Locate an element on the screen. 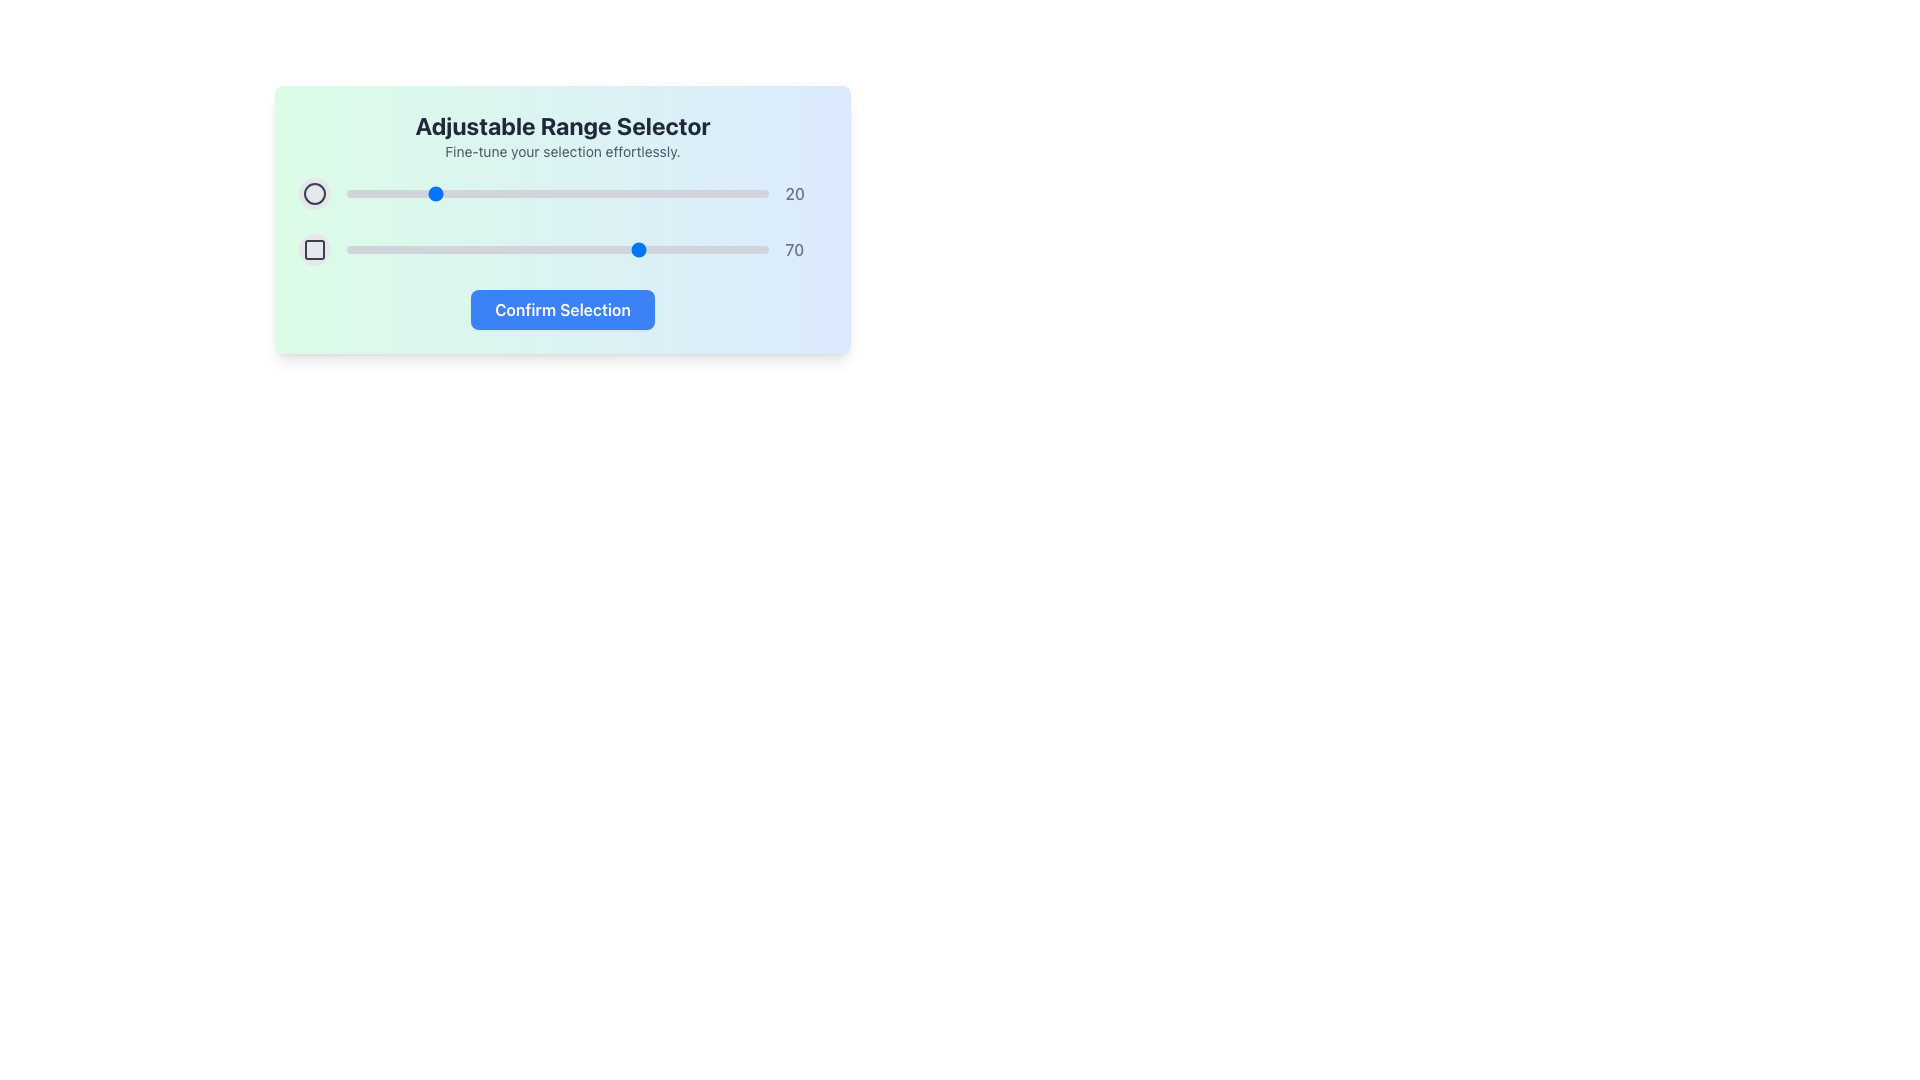 The image size is (1920, 1080). the text label displaying the number '20', which is styled with gray color and medium font weight, located near the right edge of the slider component is located at coordinates (794, 193).